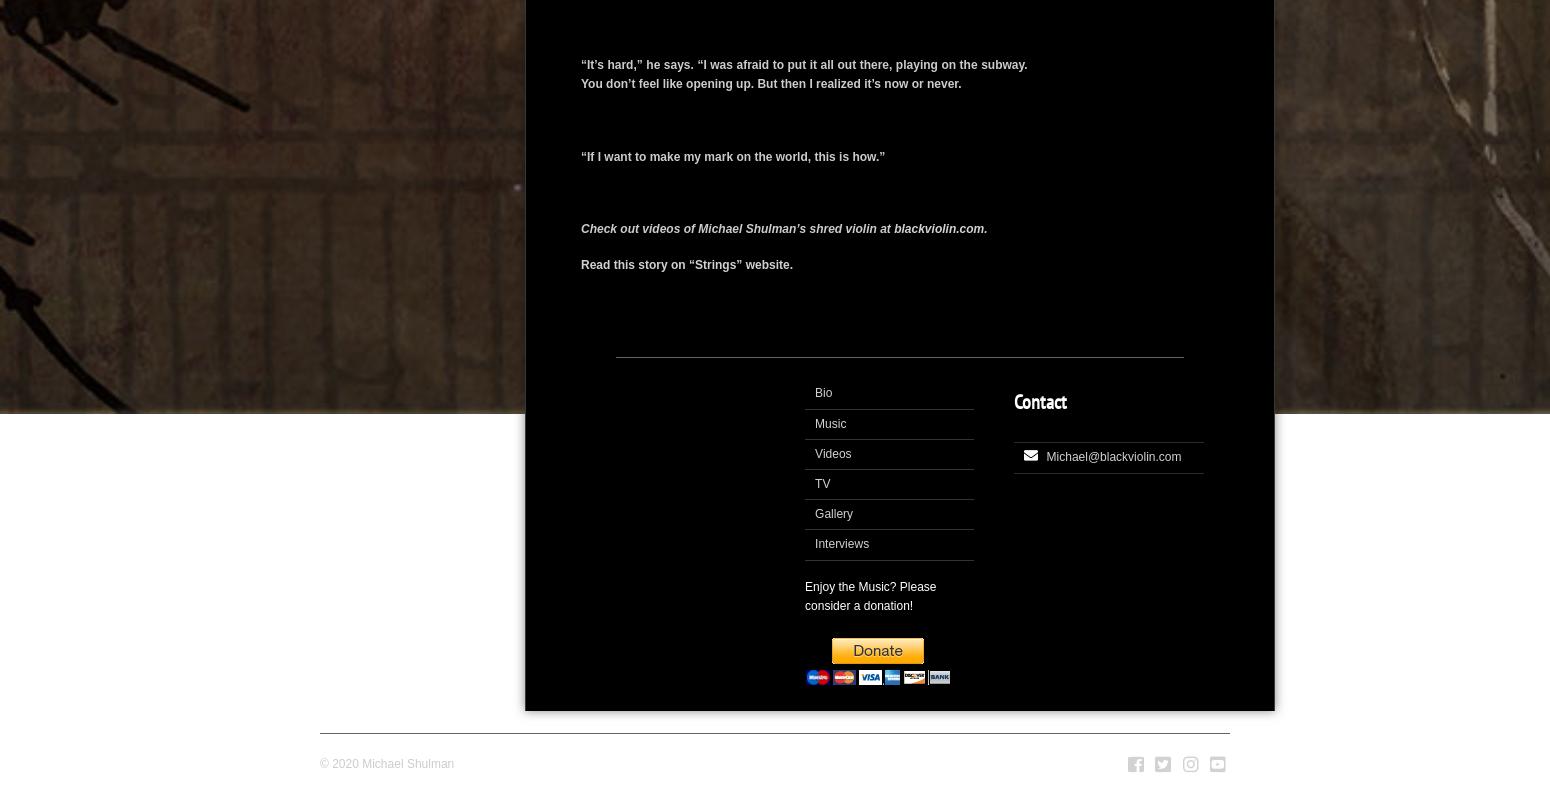 The image size is (1550, 793). I want to click on 'Enjoy the Music? Please consider a donation!', so click(870, 595).